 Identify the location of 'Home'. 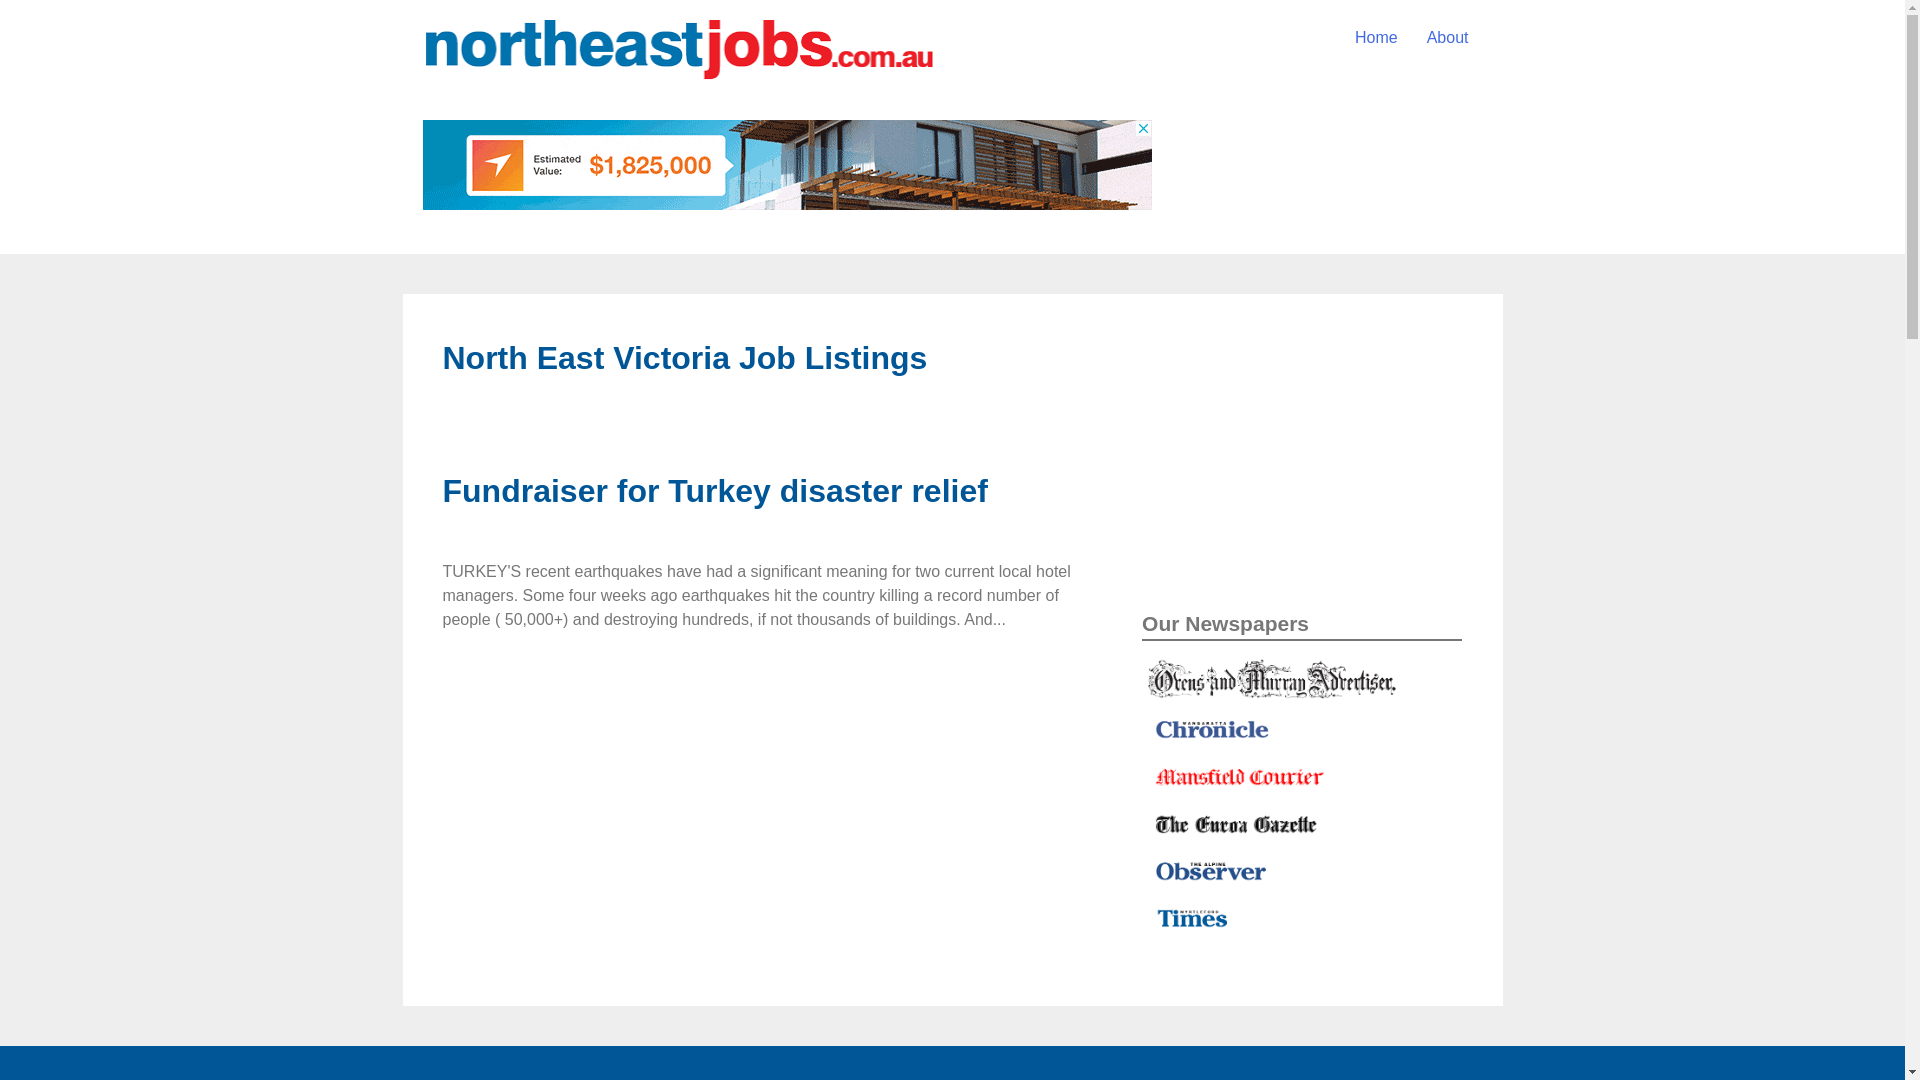
(1375, 38).